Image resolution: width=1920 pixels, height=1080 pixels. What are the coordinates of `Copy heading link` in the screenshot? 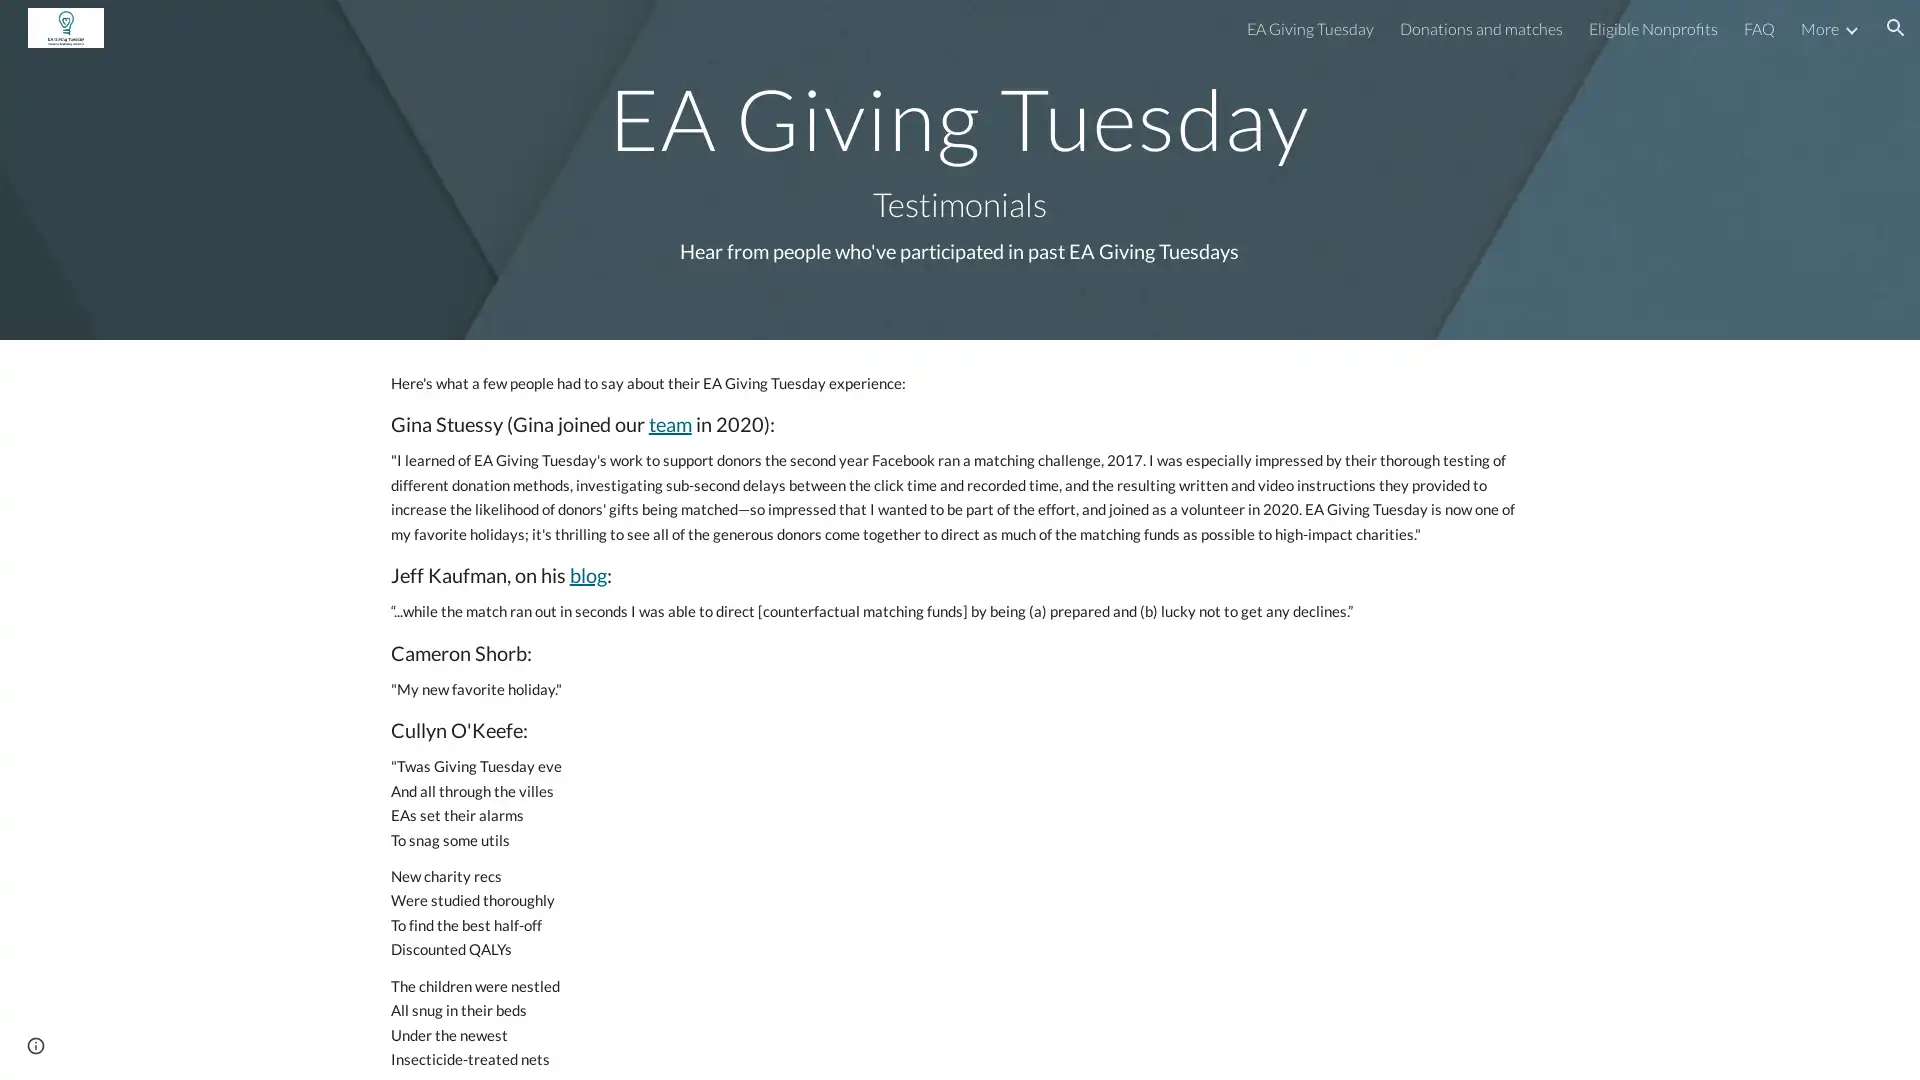 It's located at (553, 729).